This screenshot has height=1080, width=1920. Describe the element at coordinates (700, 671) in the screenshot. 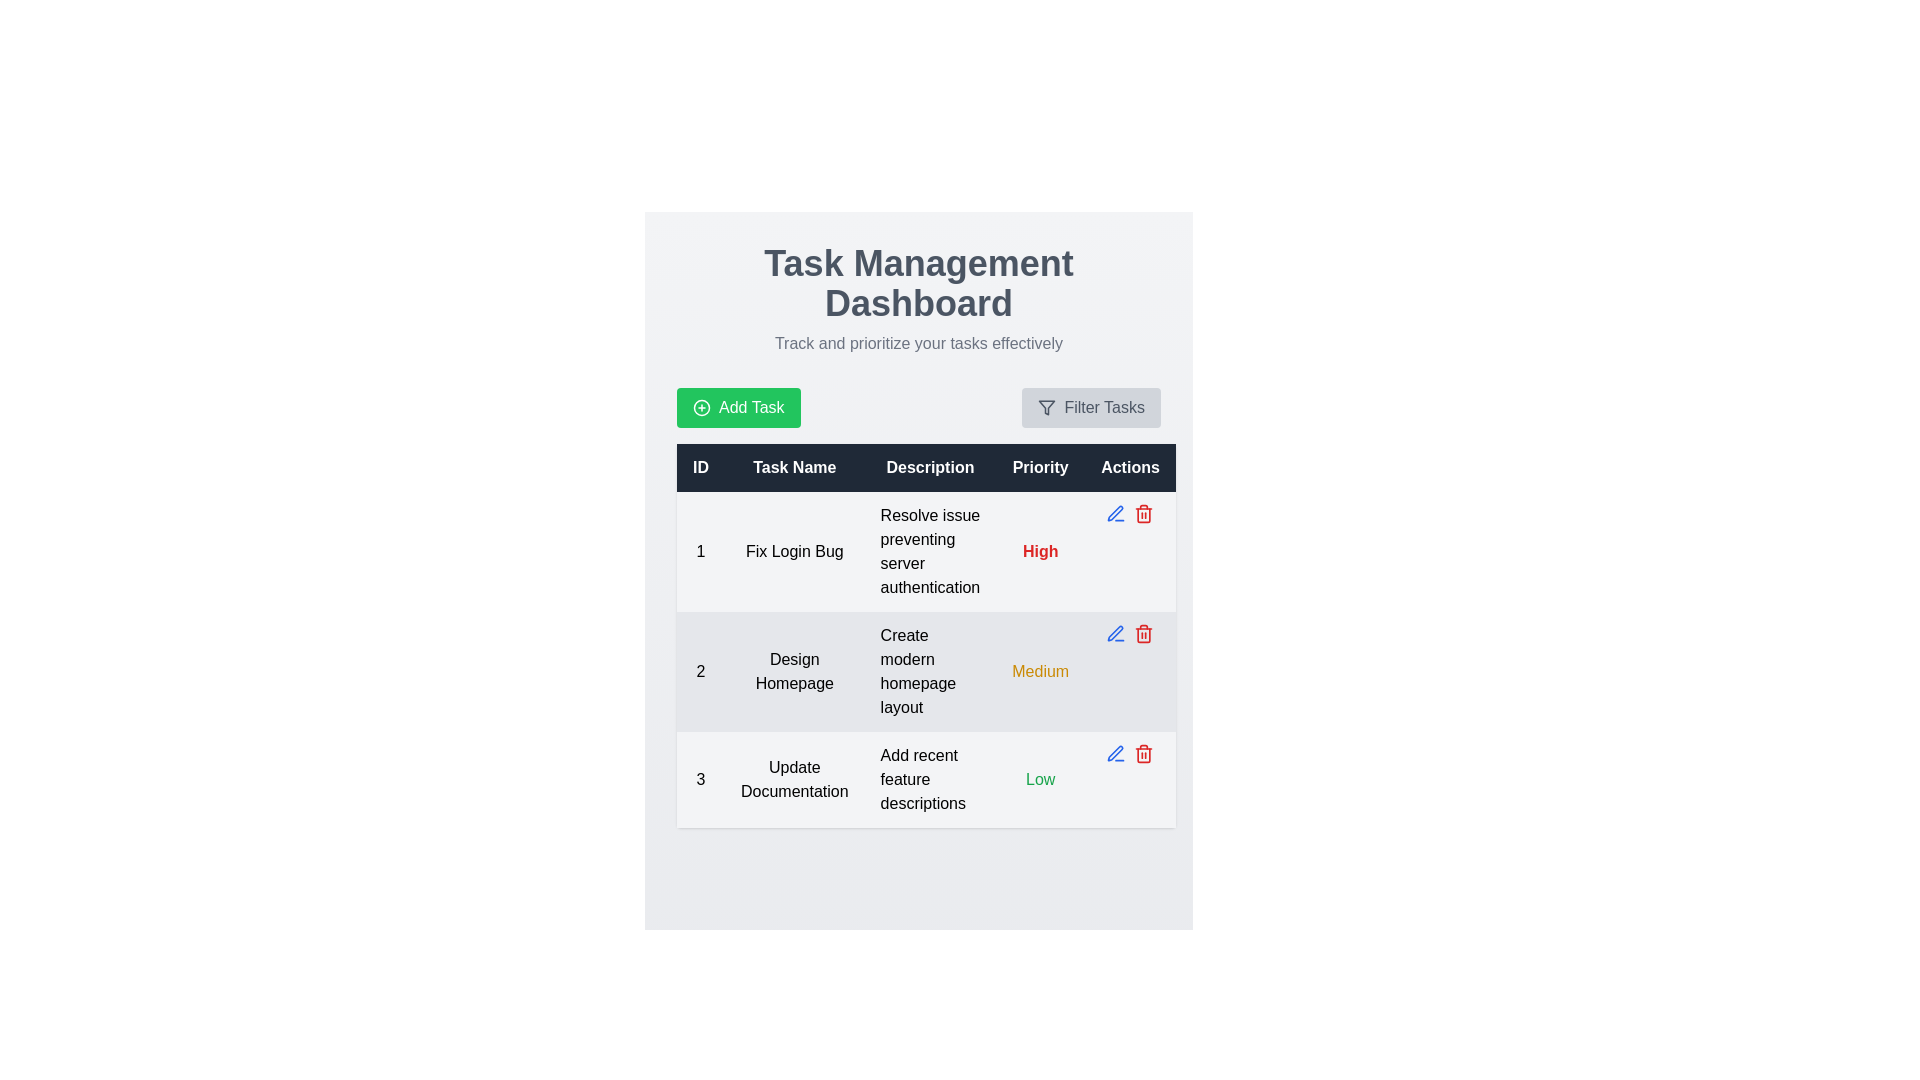

I see `the non-interactive text label in the 'ID' column of the second row in the table, which serves as an identifier for the task` at that location.